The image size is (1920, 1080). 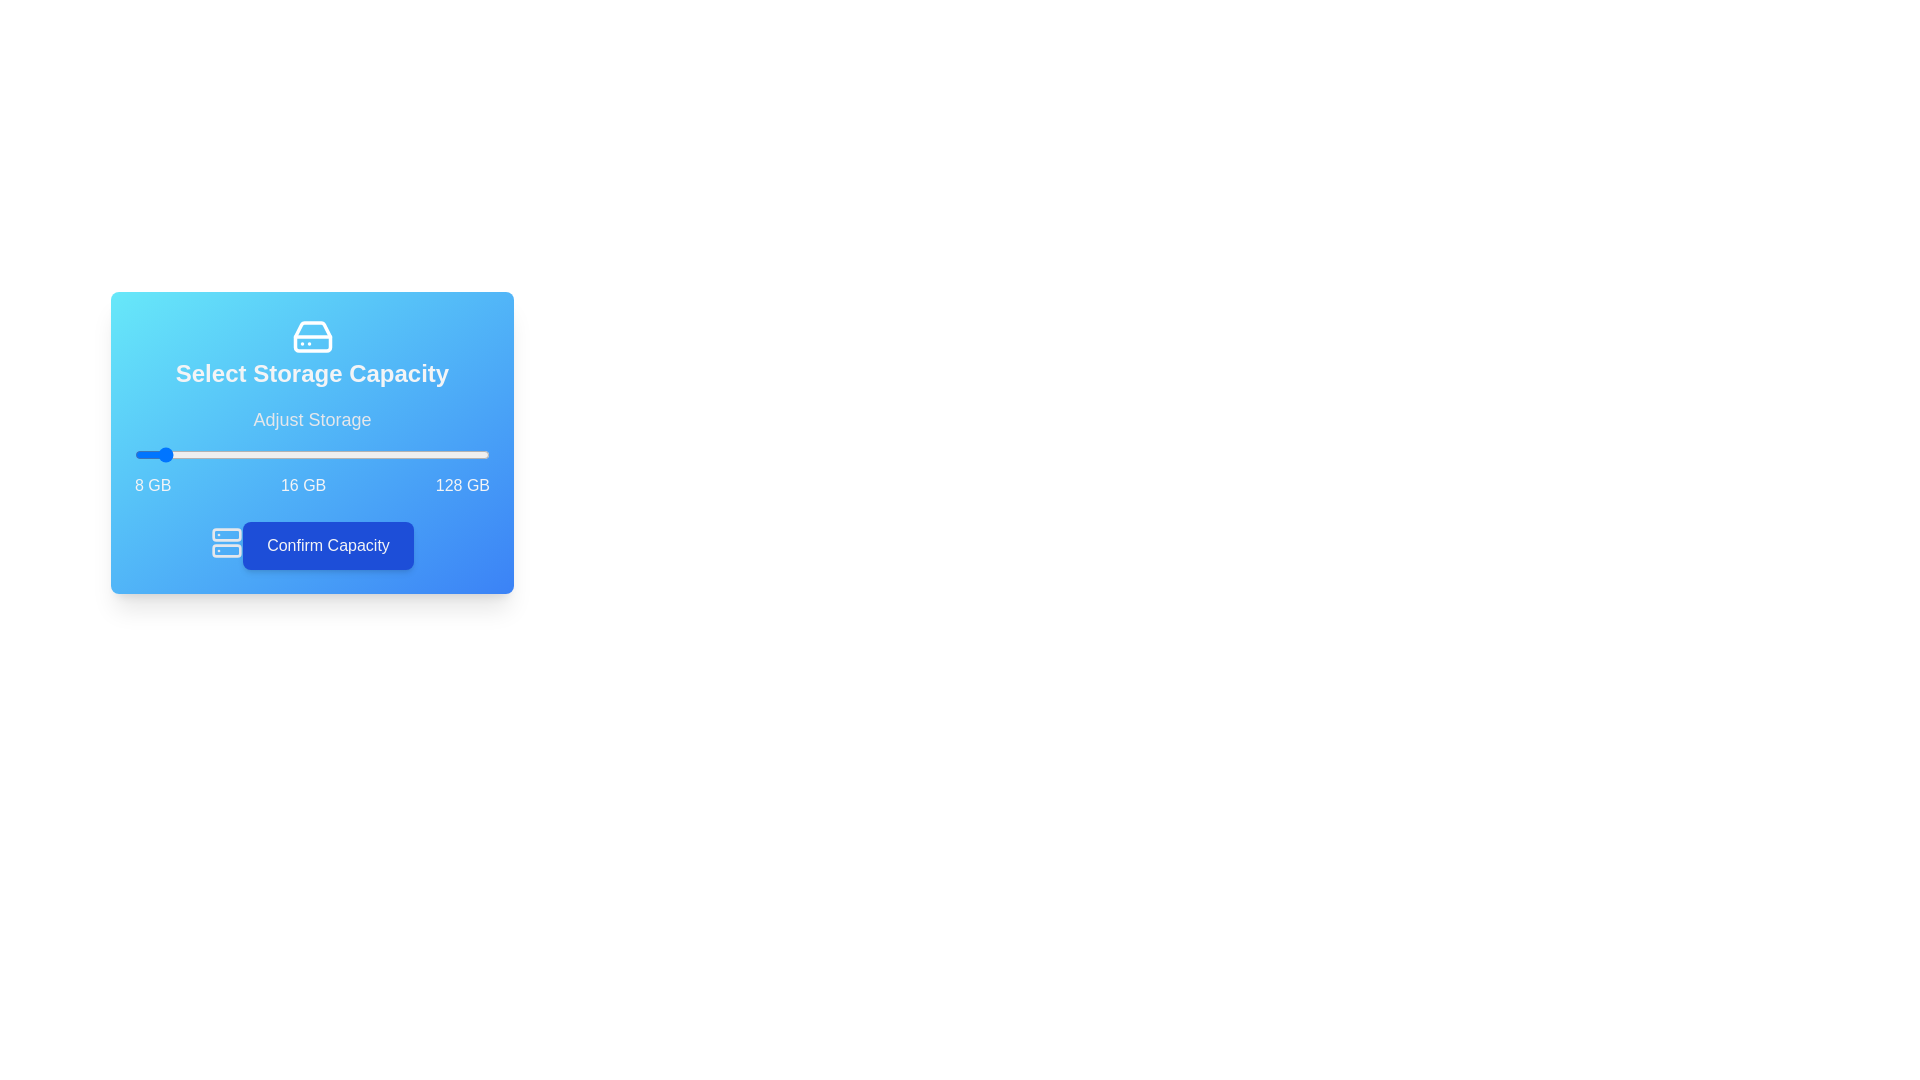 What do you see at coordinates (383, 455) in the screenshot?
I see `the storage slider to set the capacity to 92 GB` at bounding box center [383, 455].